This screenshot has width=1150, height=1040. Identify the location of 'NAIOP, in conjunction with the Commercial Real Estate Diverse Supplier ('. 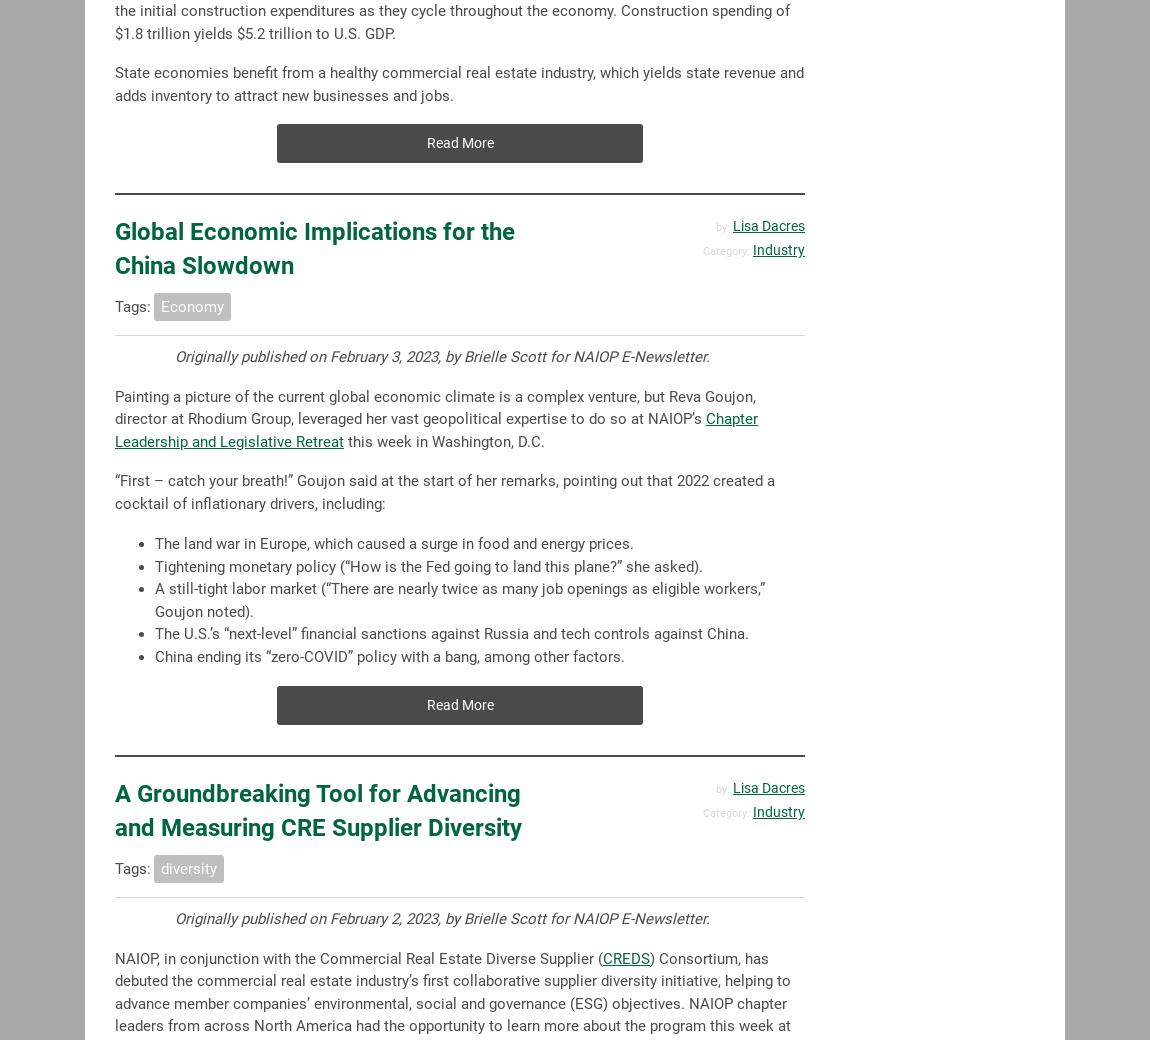
(359, 958).